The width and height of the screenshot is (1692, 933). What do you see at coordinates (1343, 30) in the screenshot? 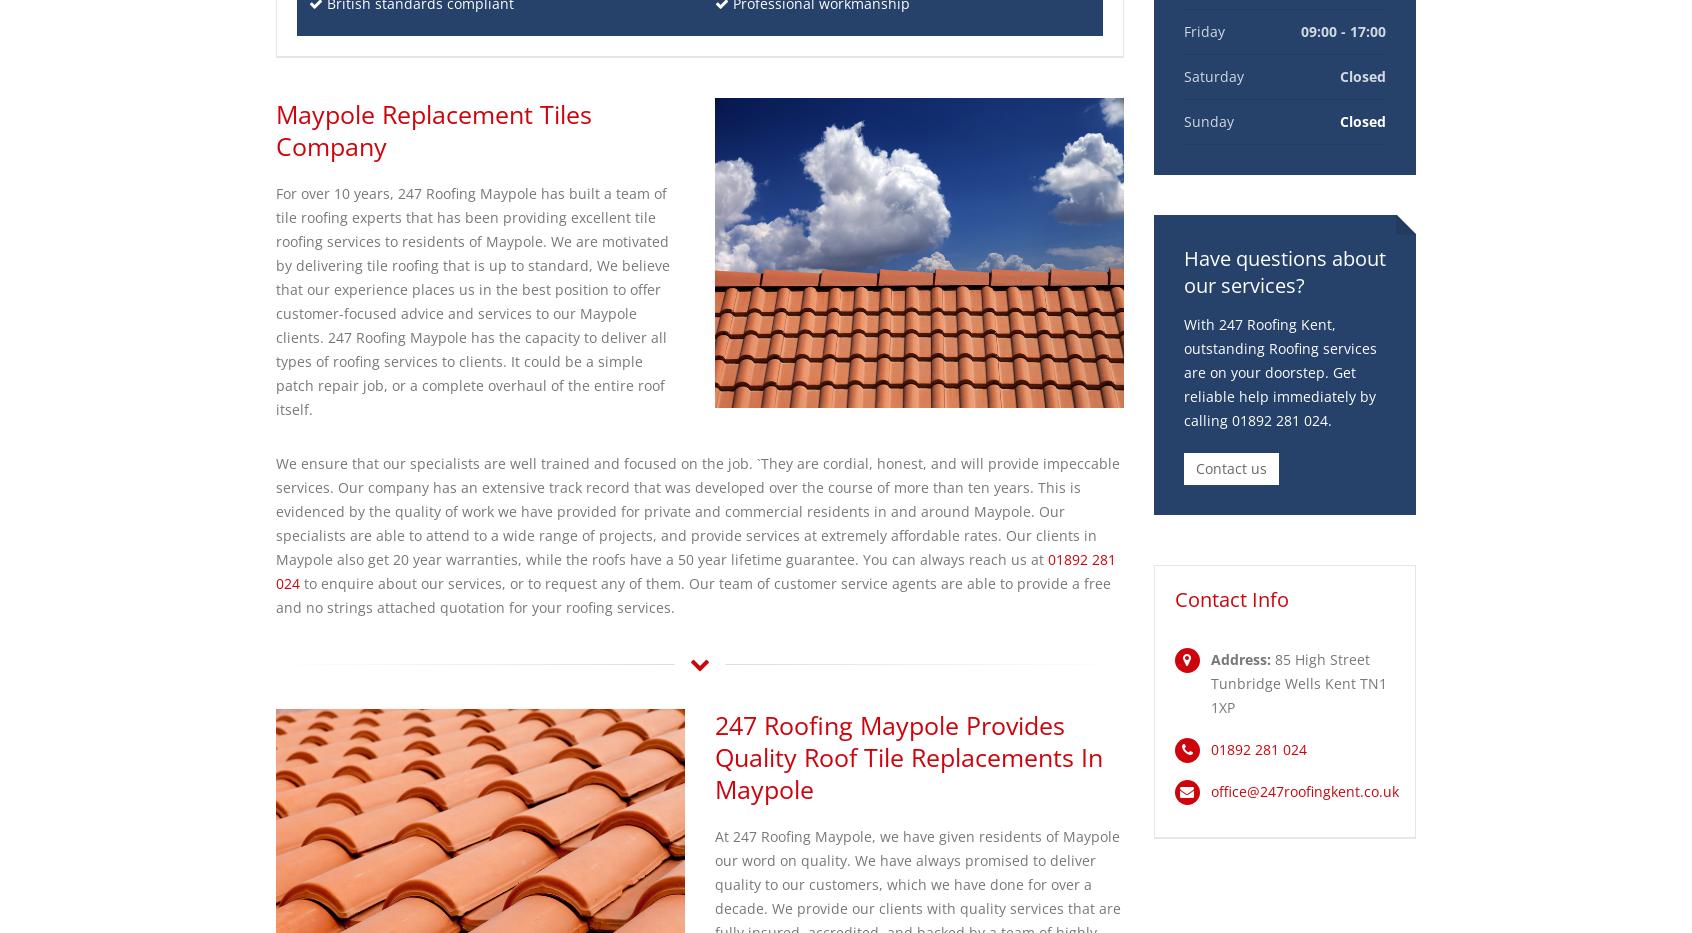
I see `'09:00 - 17:00'` at bounding box center [1343, 30].